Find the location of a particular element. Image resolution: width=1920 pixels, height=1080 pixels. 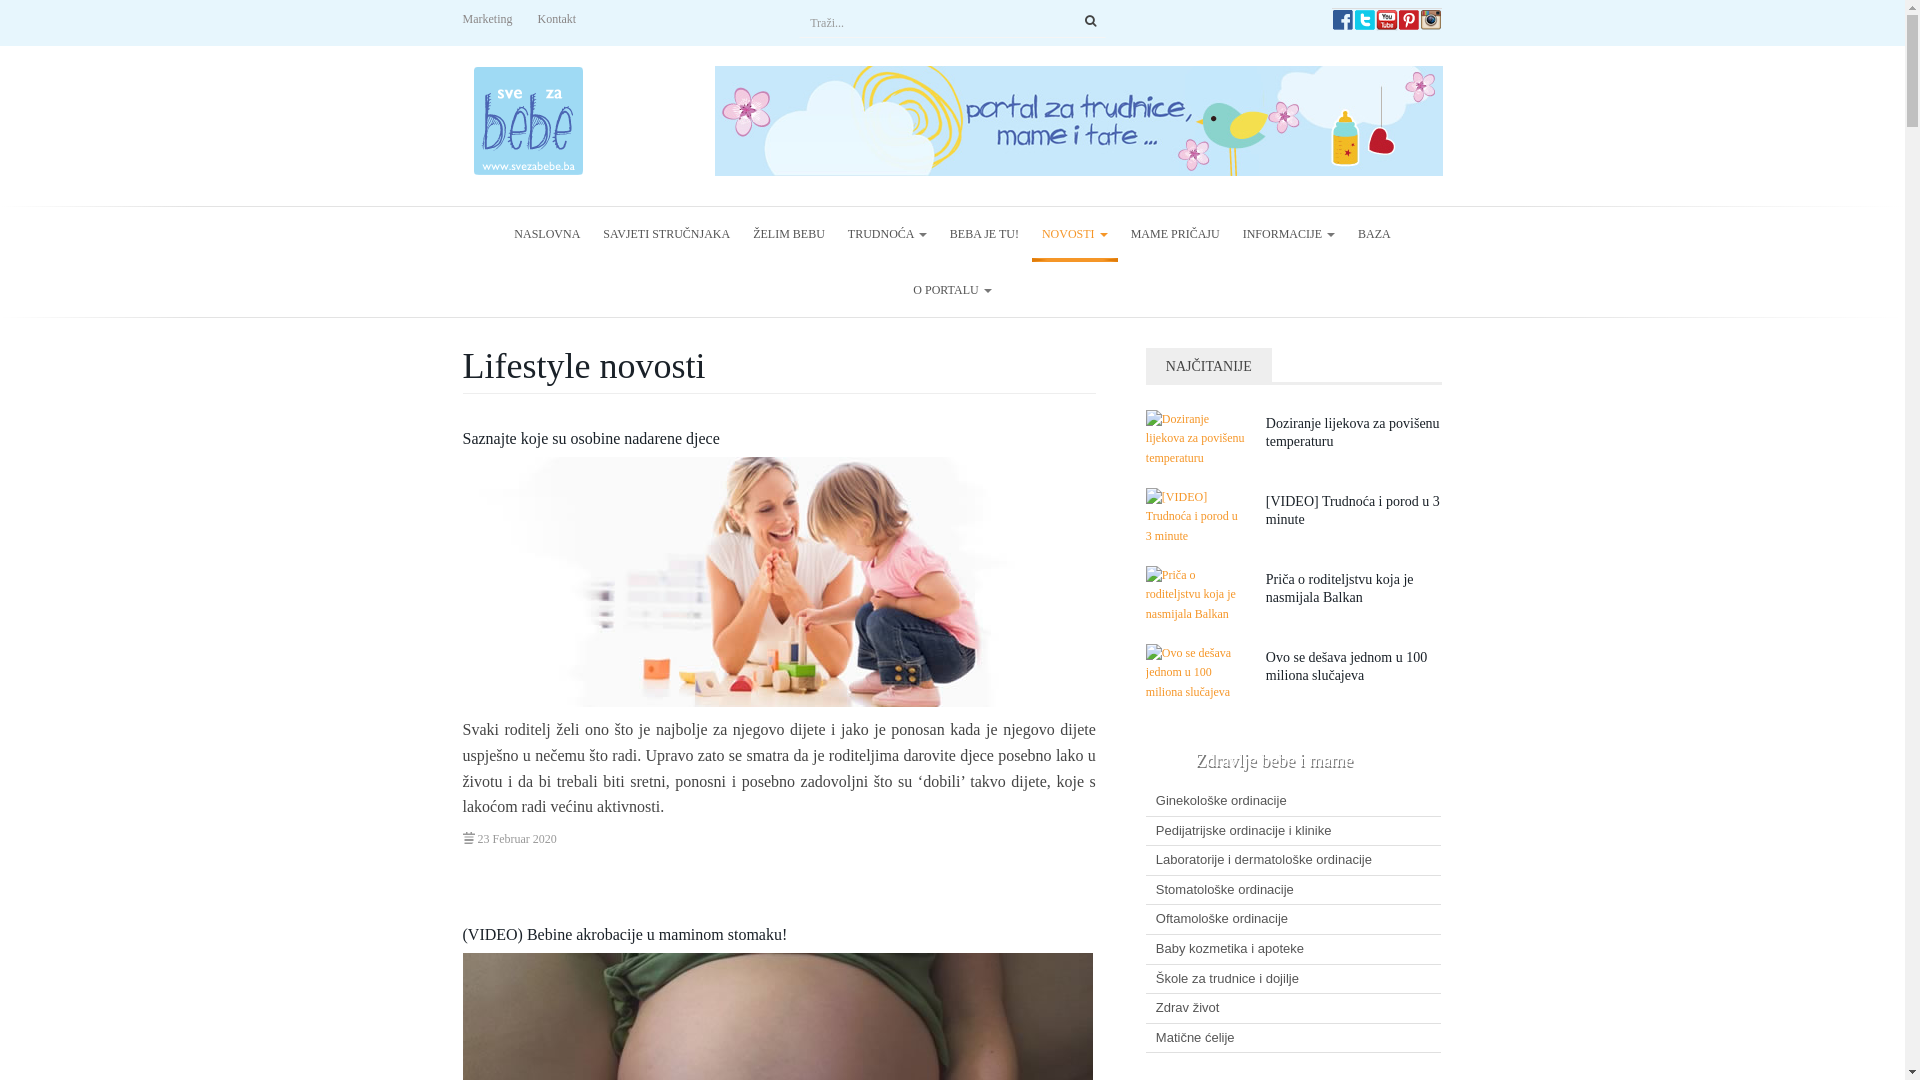

'Pedijatrijske ordinacije i klinike' is located at coordinates (1293, 832).